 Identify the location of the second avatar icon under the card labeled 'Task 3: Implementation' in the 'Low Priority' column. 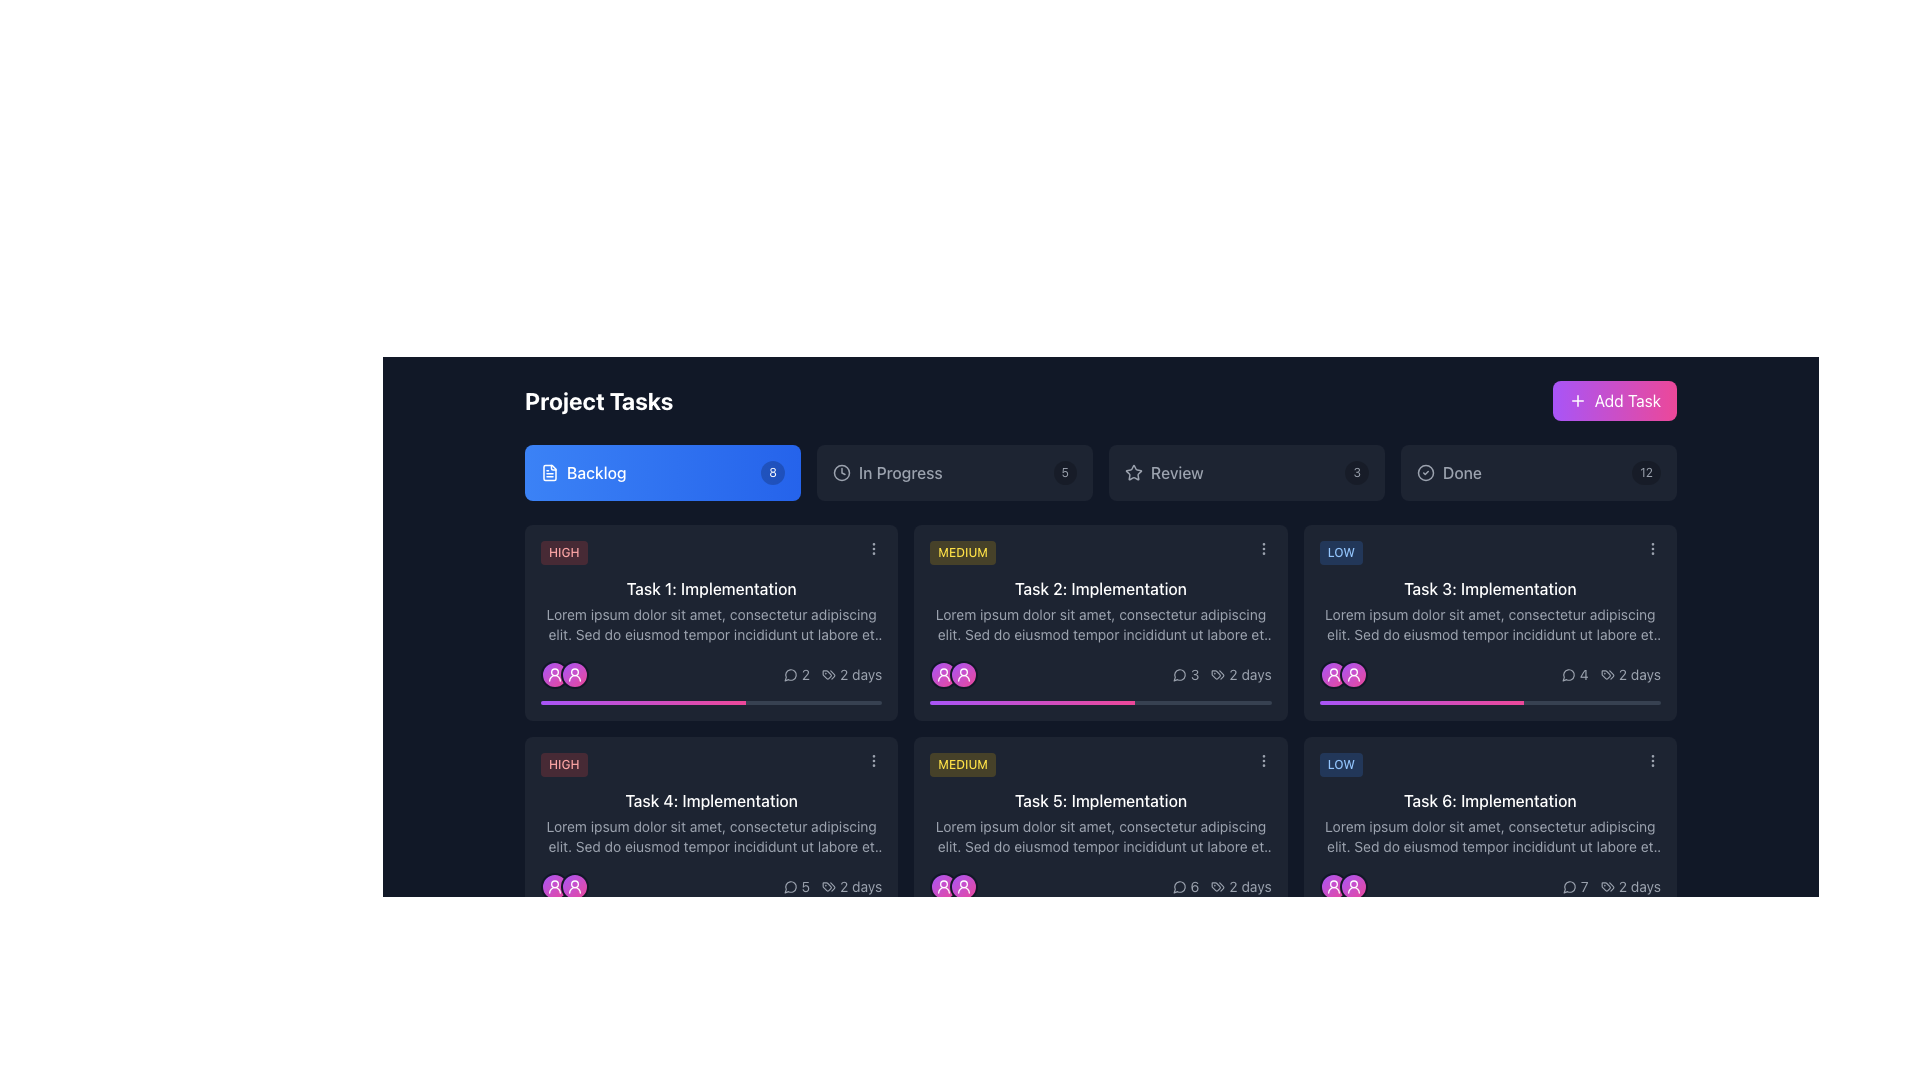
(1353, 675).